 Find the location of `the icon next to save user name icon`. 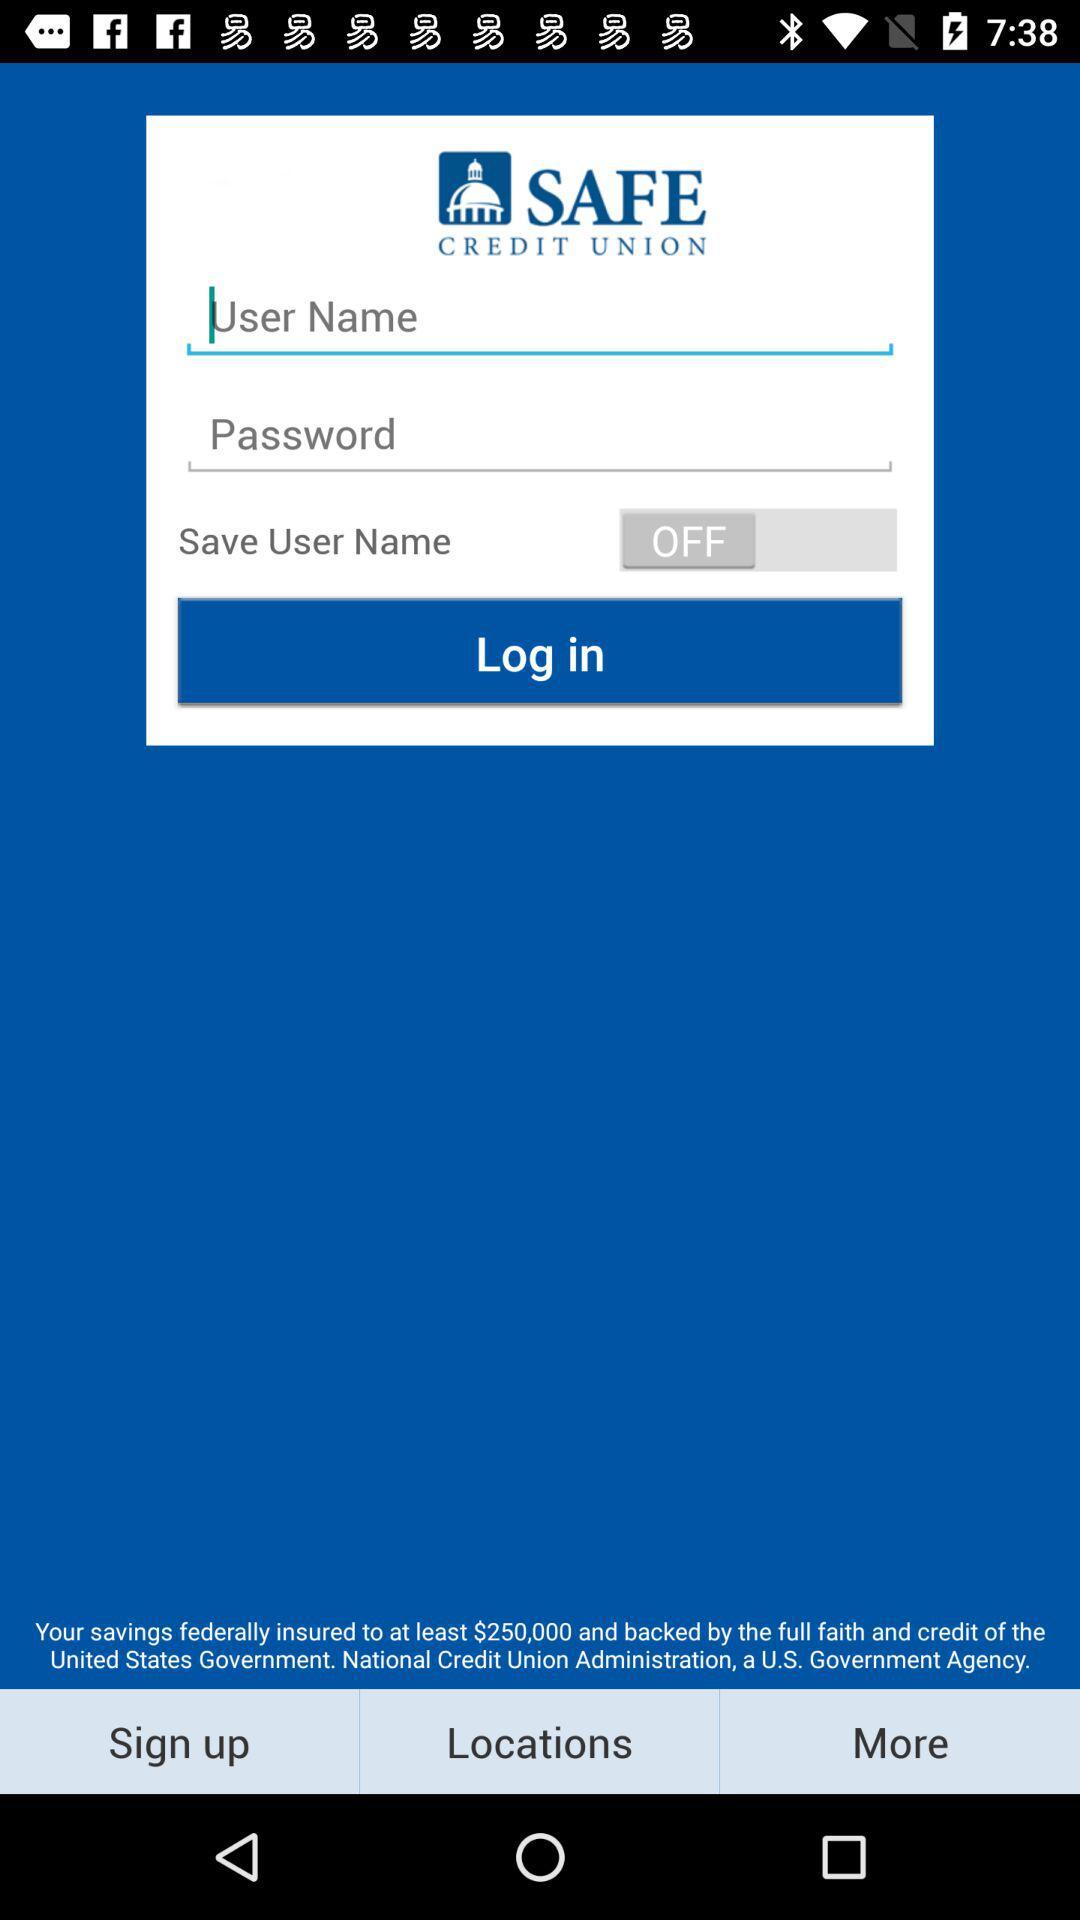

the icon next to save user name icon is located at coordinates (758, 539).